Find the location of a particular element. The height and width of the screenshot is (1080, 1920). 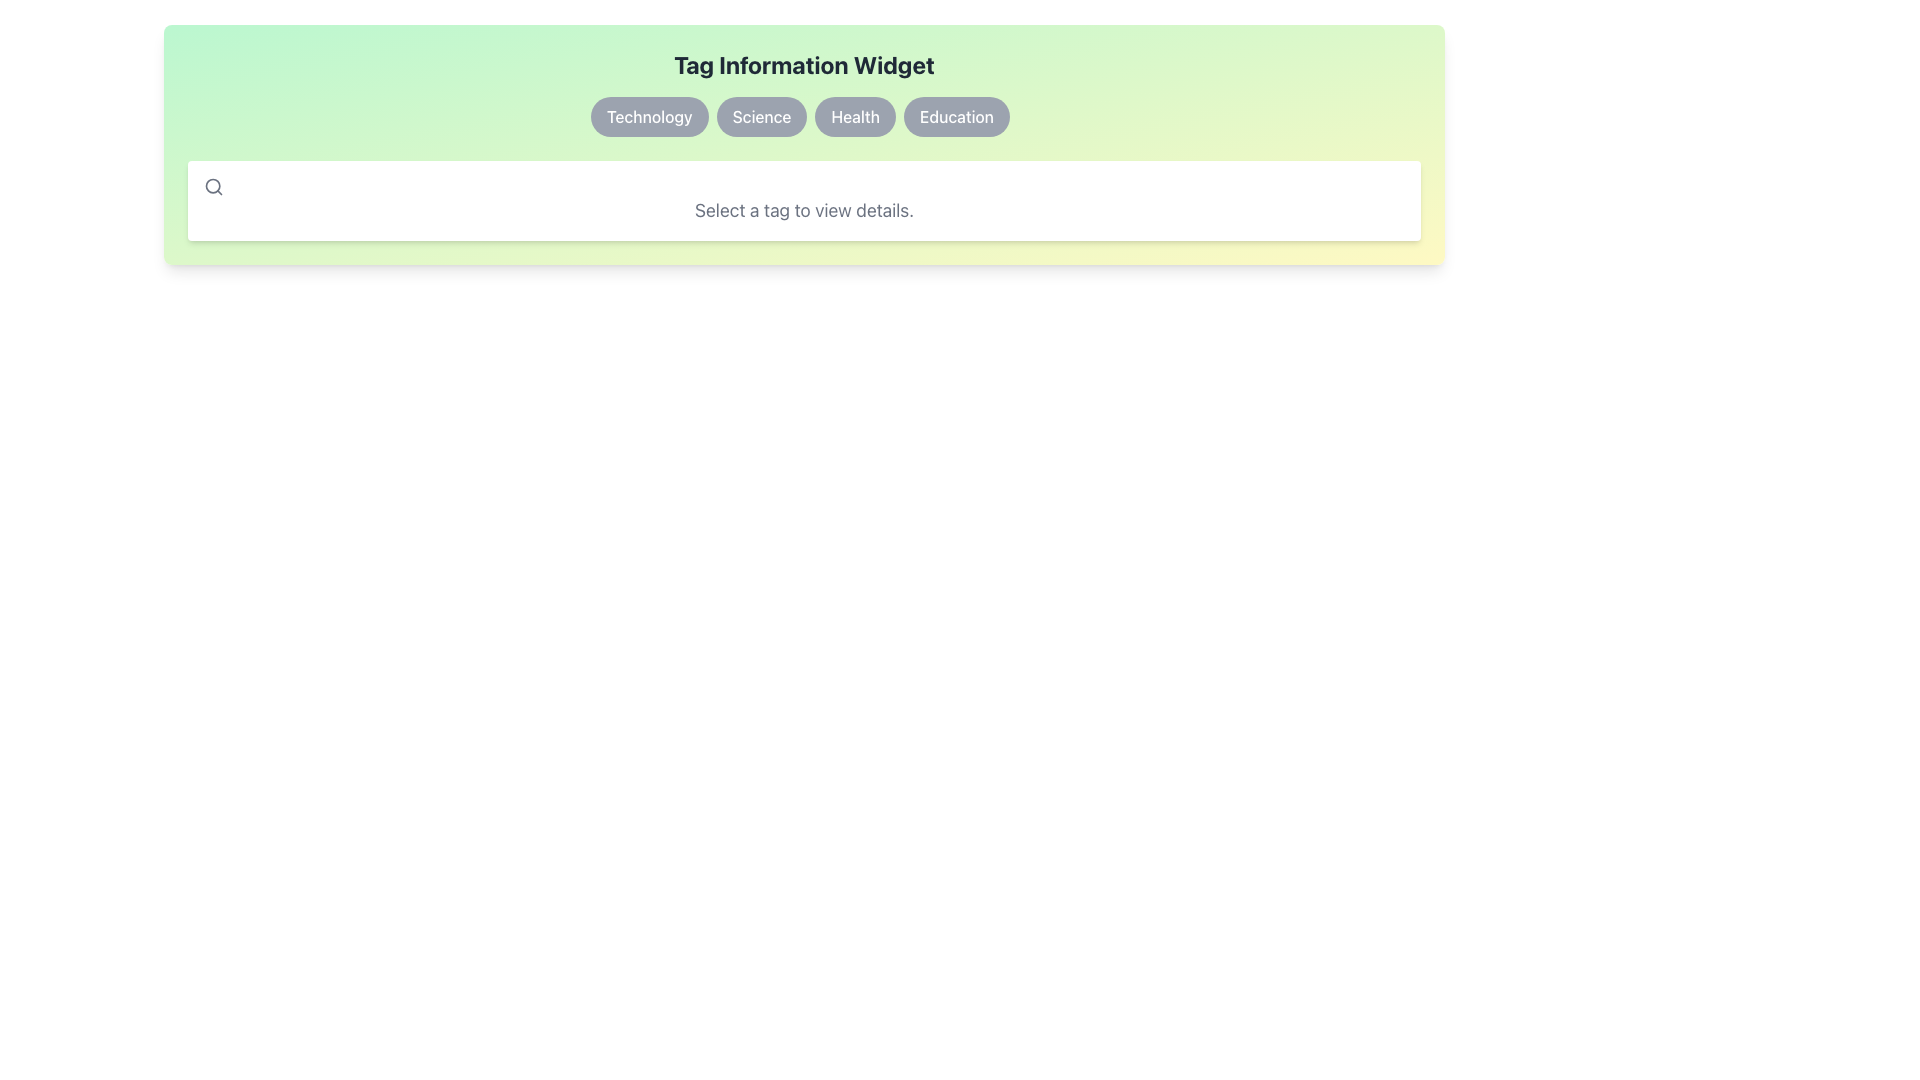

the rounded gray button labeled 'Education' is located at coordinates (955, 116).